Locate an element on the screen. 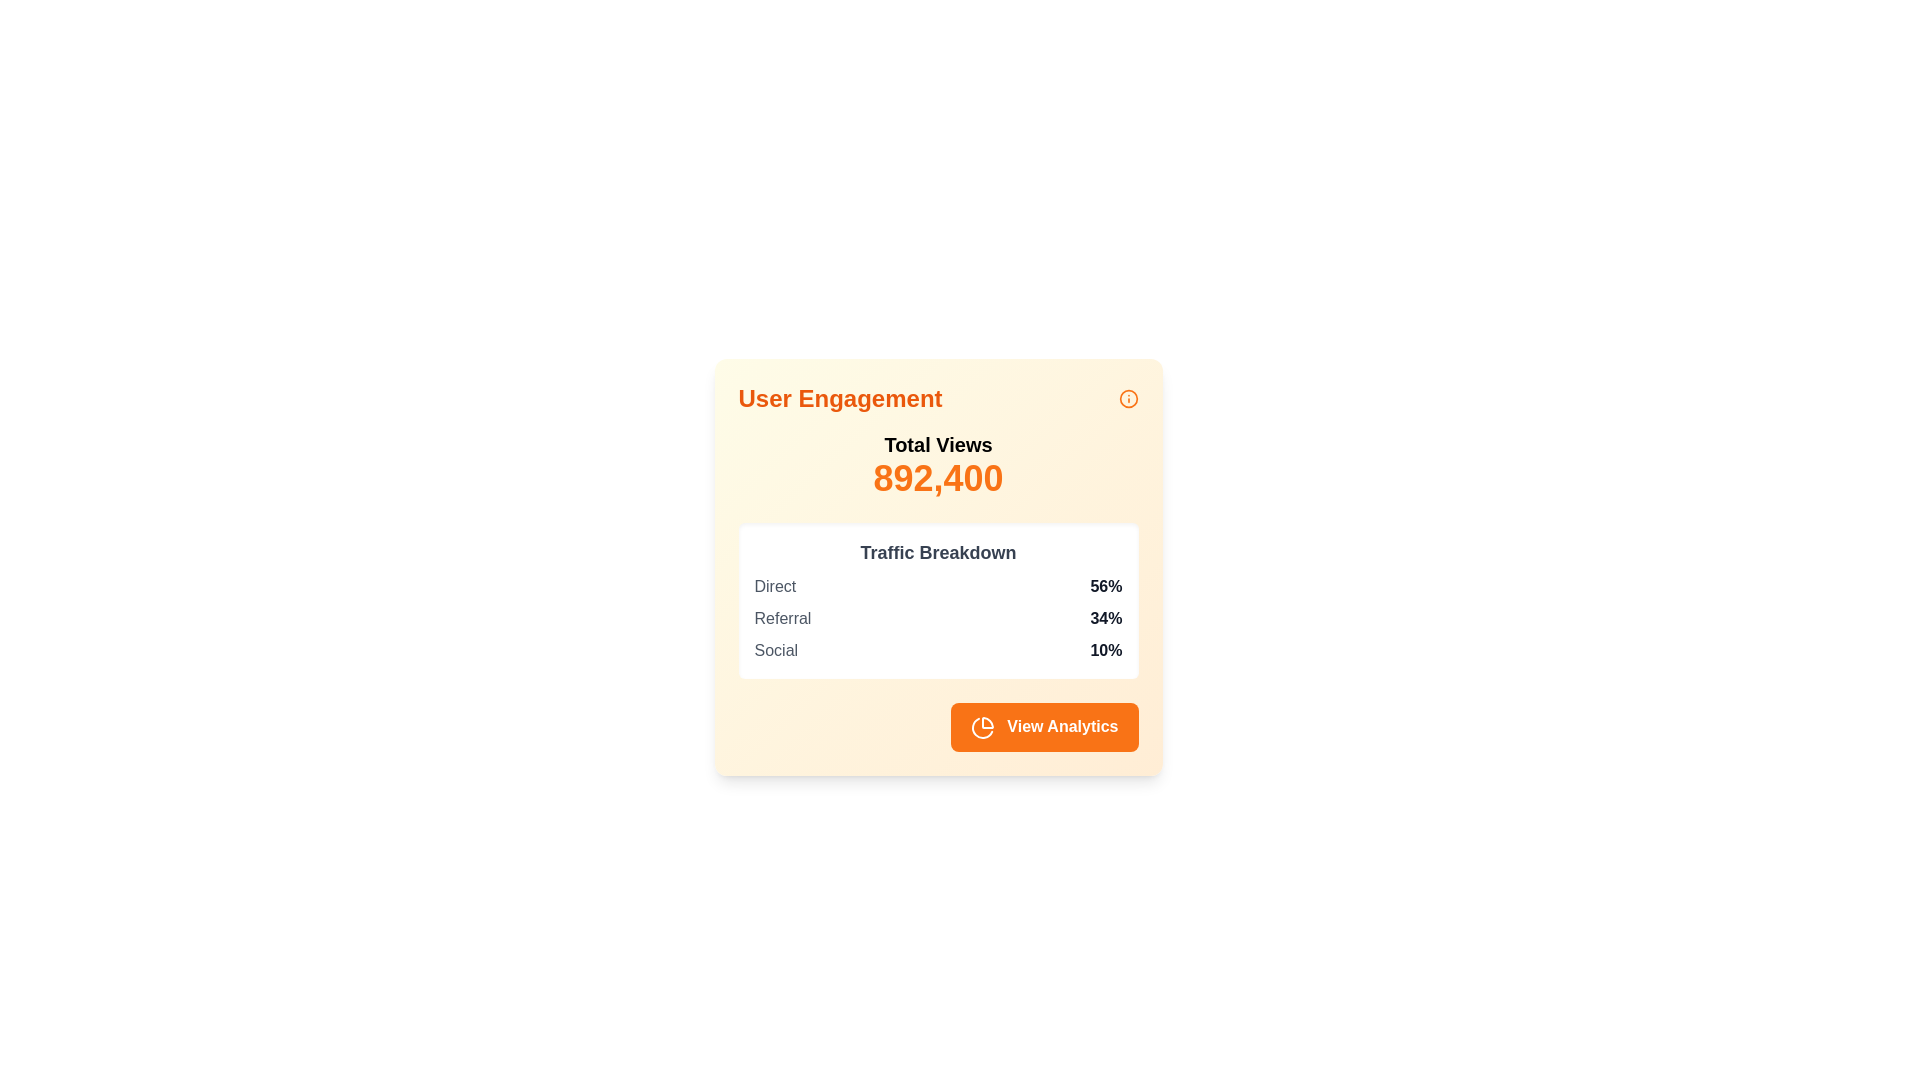 Image resolution: width=1920 pixels, height=1080 pixels. the bold, black text displaying '56%' located in the traffic breakdown section, positioned to the right of the text 'Direct' is located at coordinates (1105, 585).